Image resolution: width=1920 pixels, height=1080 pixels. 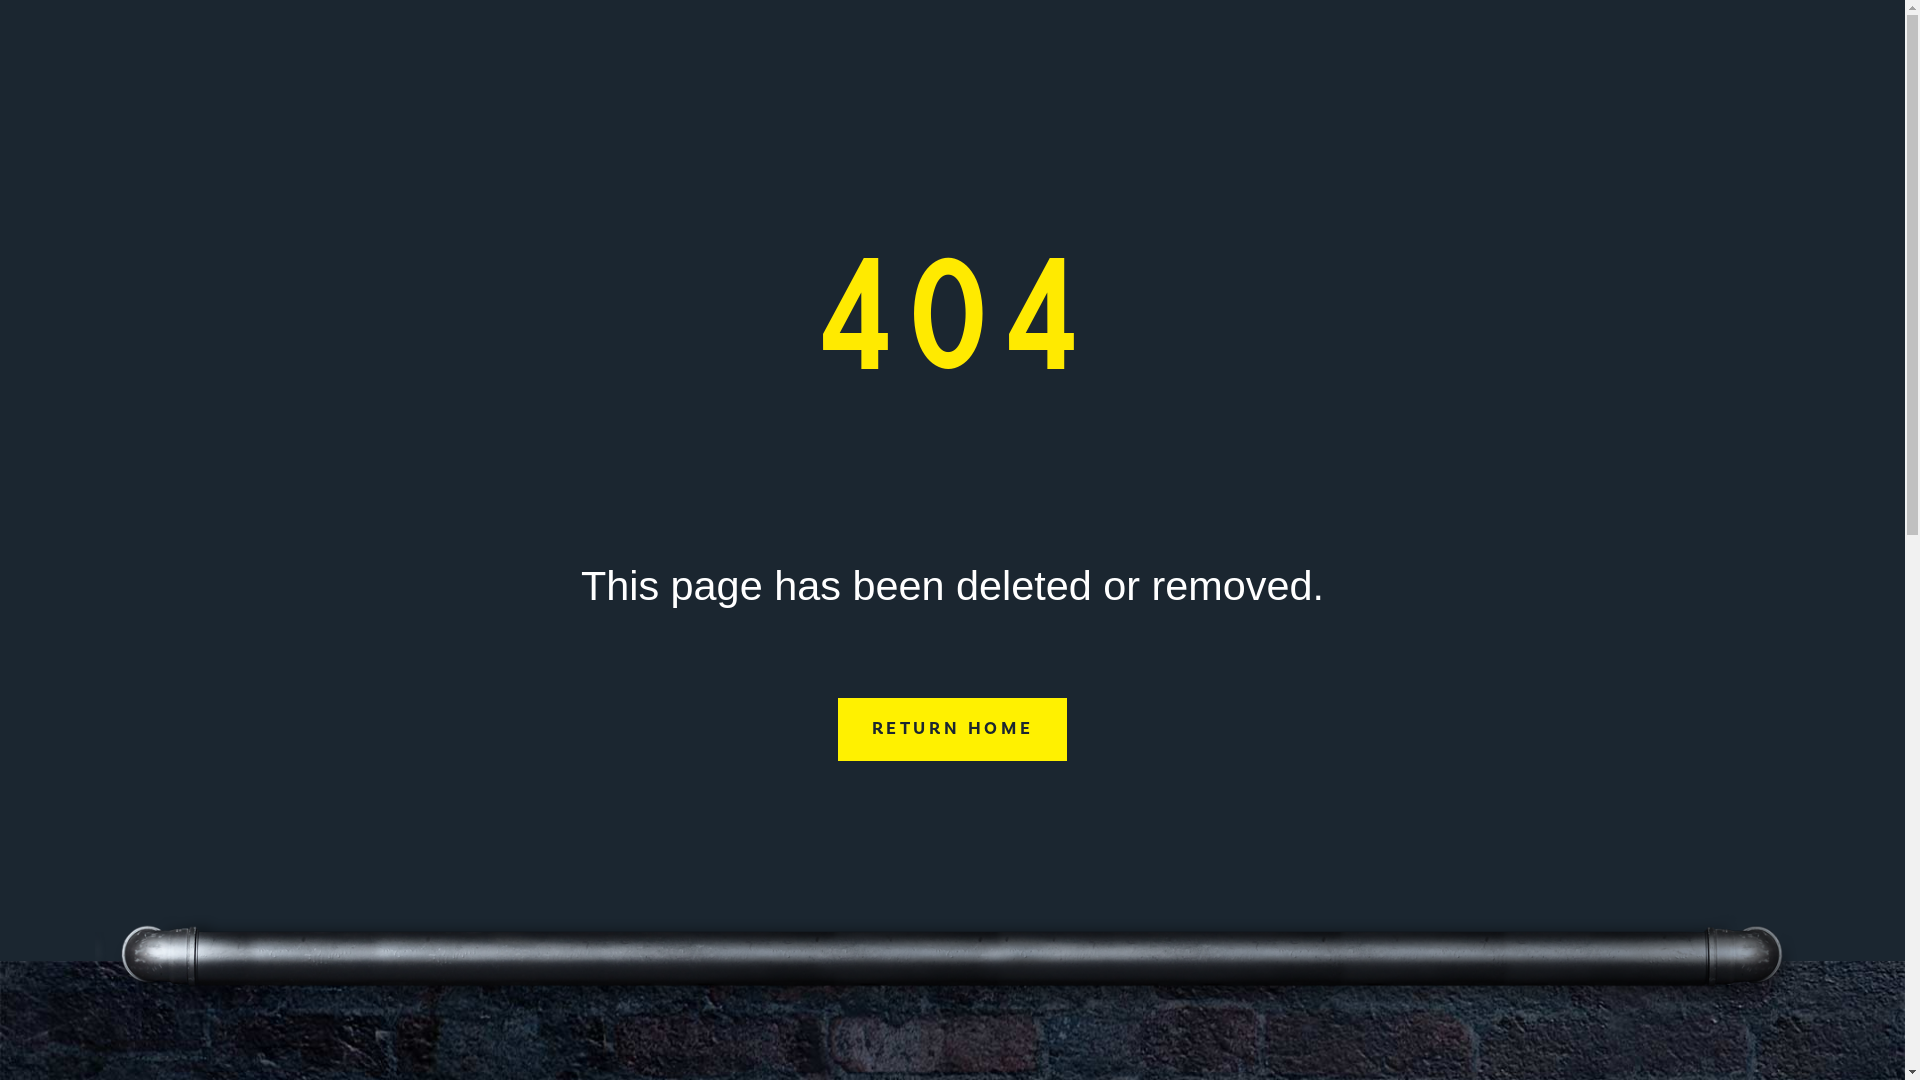 What do you see at coordinates (838, 729) in the screenshot?
I see `'RETURN HOME'` at bounding box center [838, 729].